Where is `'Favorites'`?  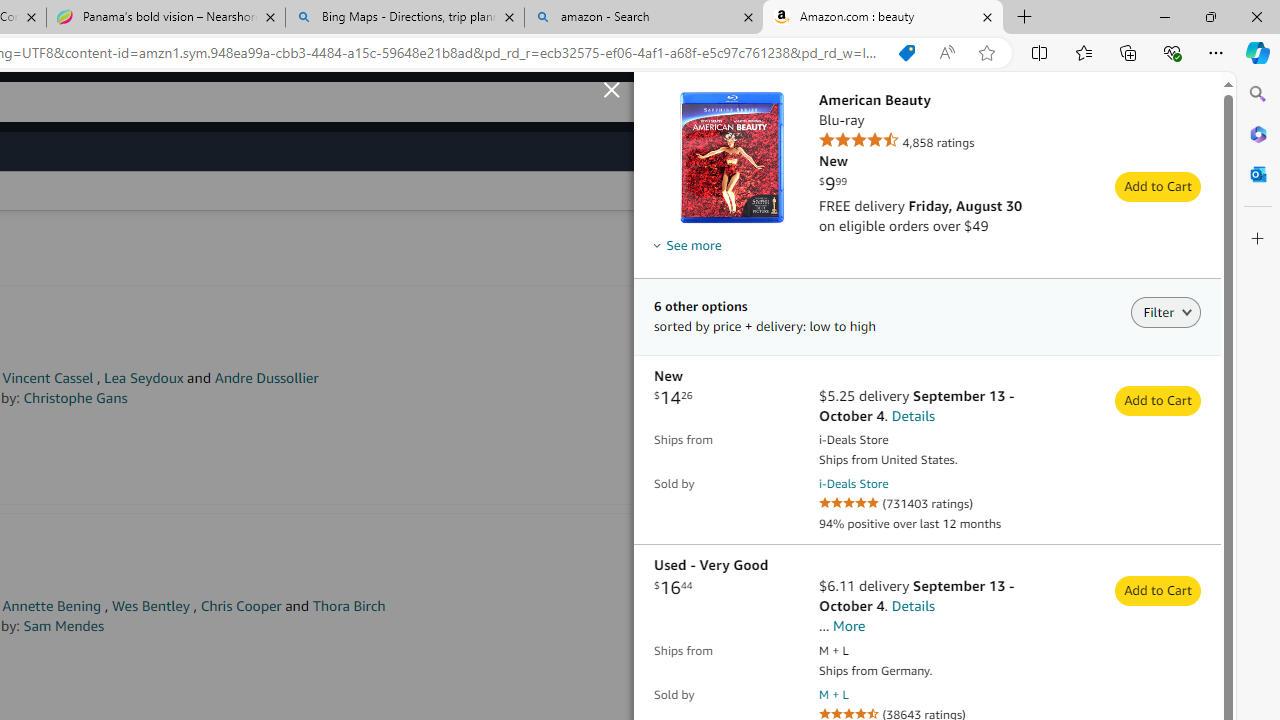
'Favorites' is located at coordinates (1082, 51).